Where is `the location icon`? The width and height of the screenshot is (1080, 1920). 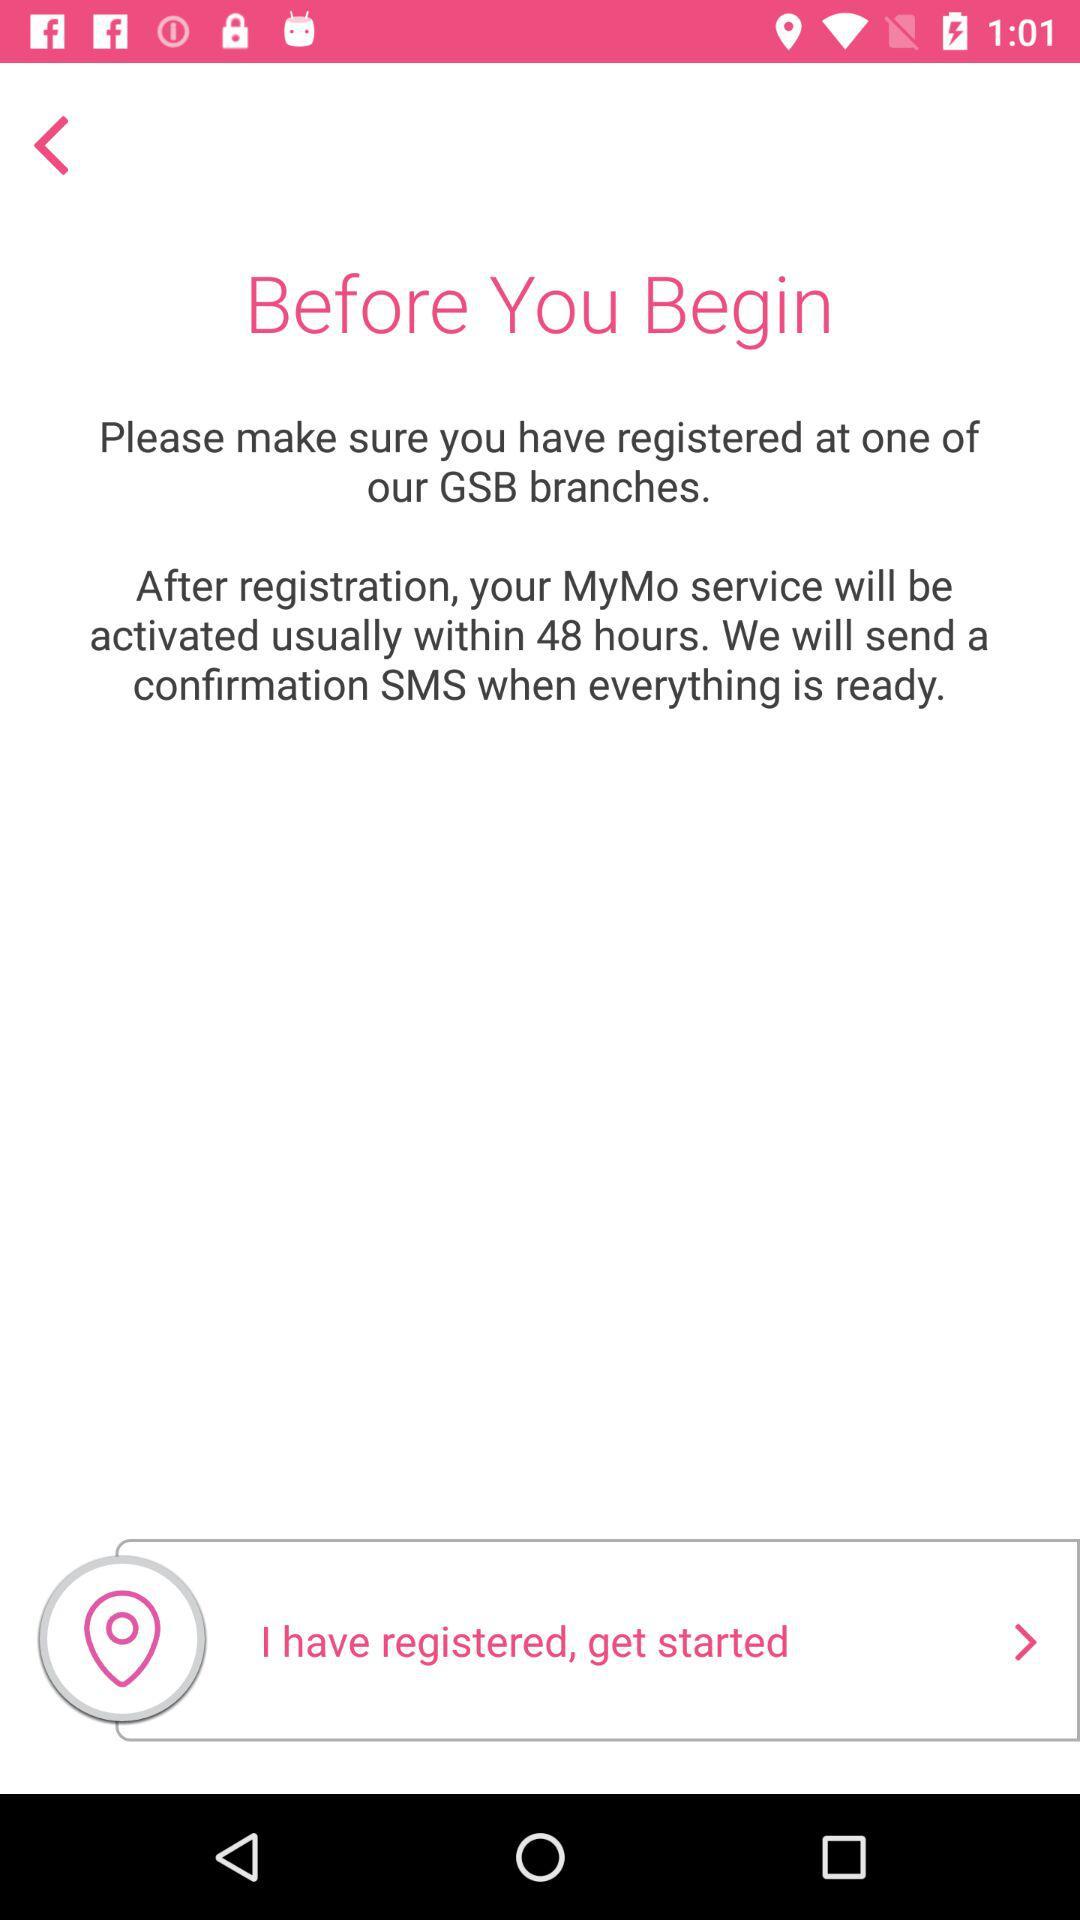 the location icon is located at coordinates (122, 1647).